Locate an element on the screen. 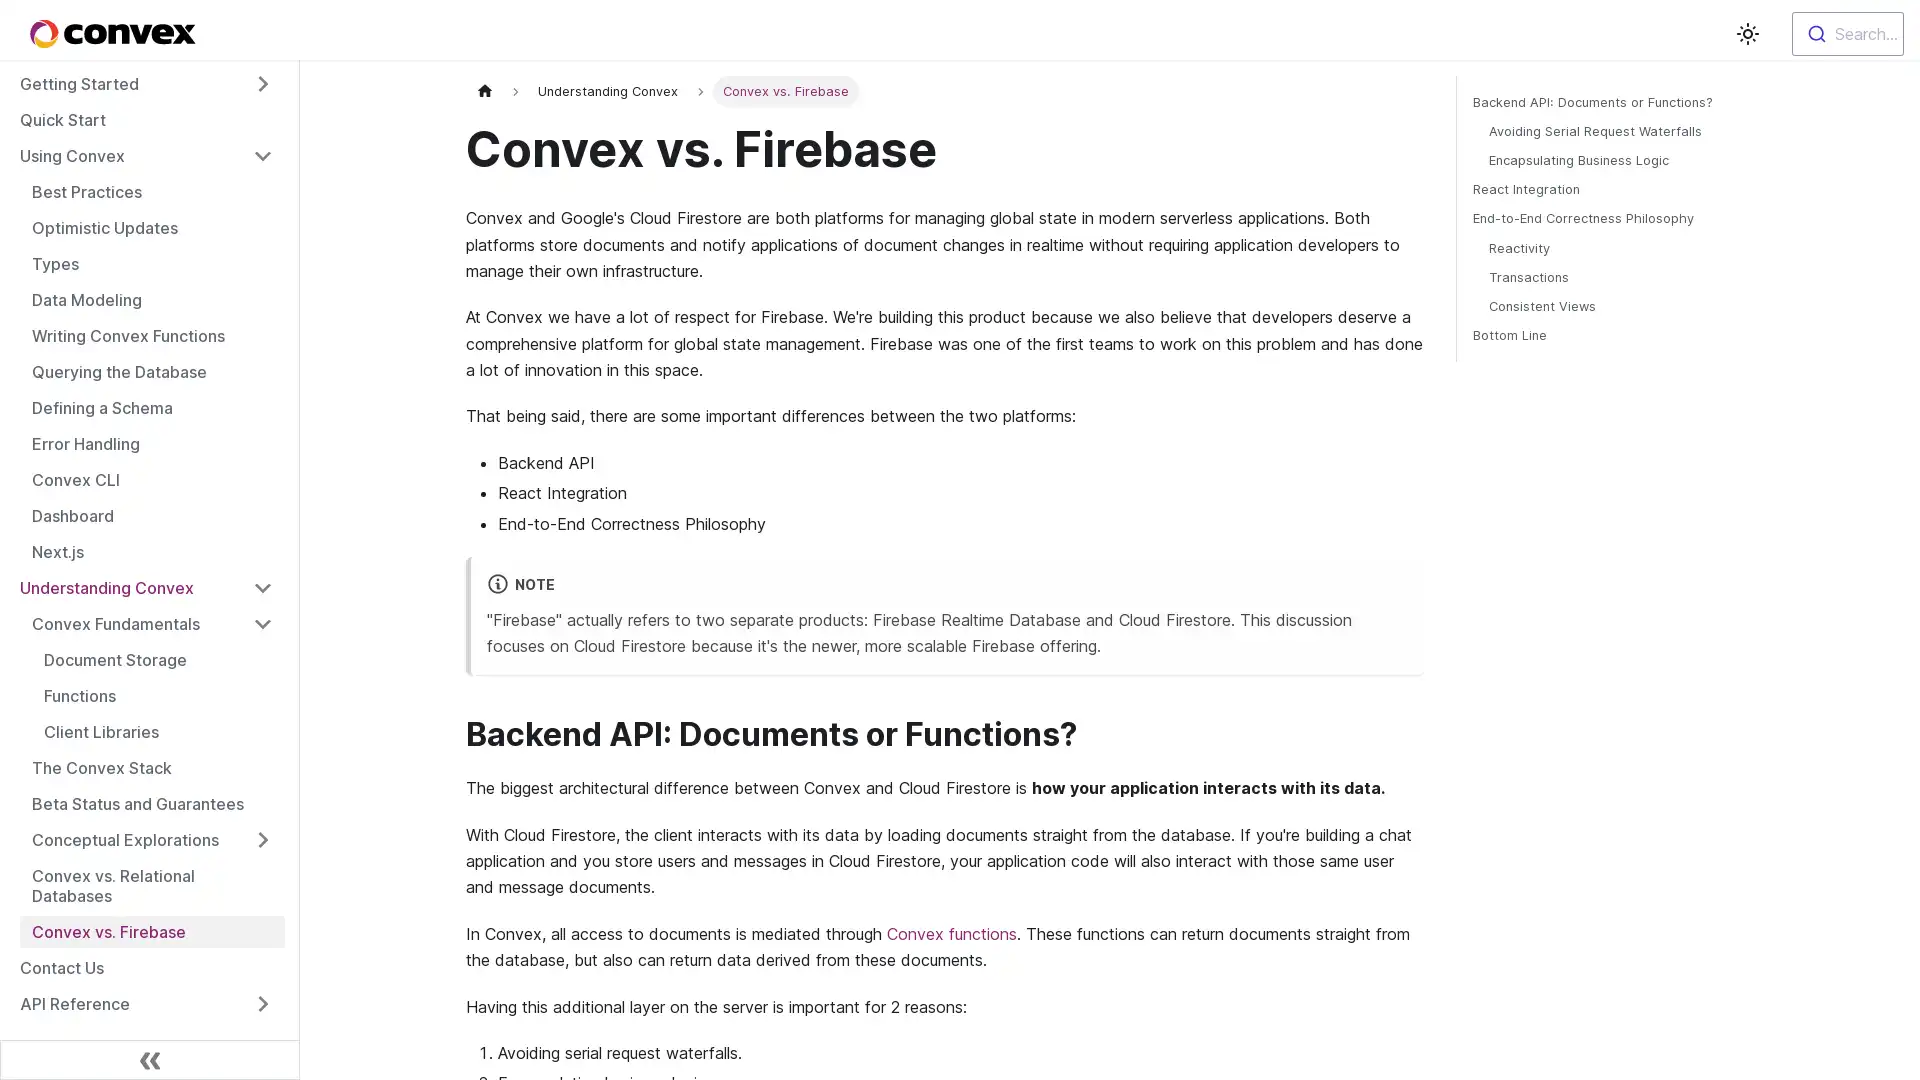 Image resolution: width=1920 pixels, height=1080 pixels. Toggle the collapsible sidebar category 'API Reference' is located at coordinates (262, 1003).